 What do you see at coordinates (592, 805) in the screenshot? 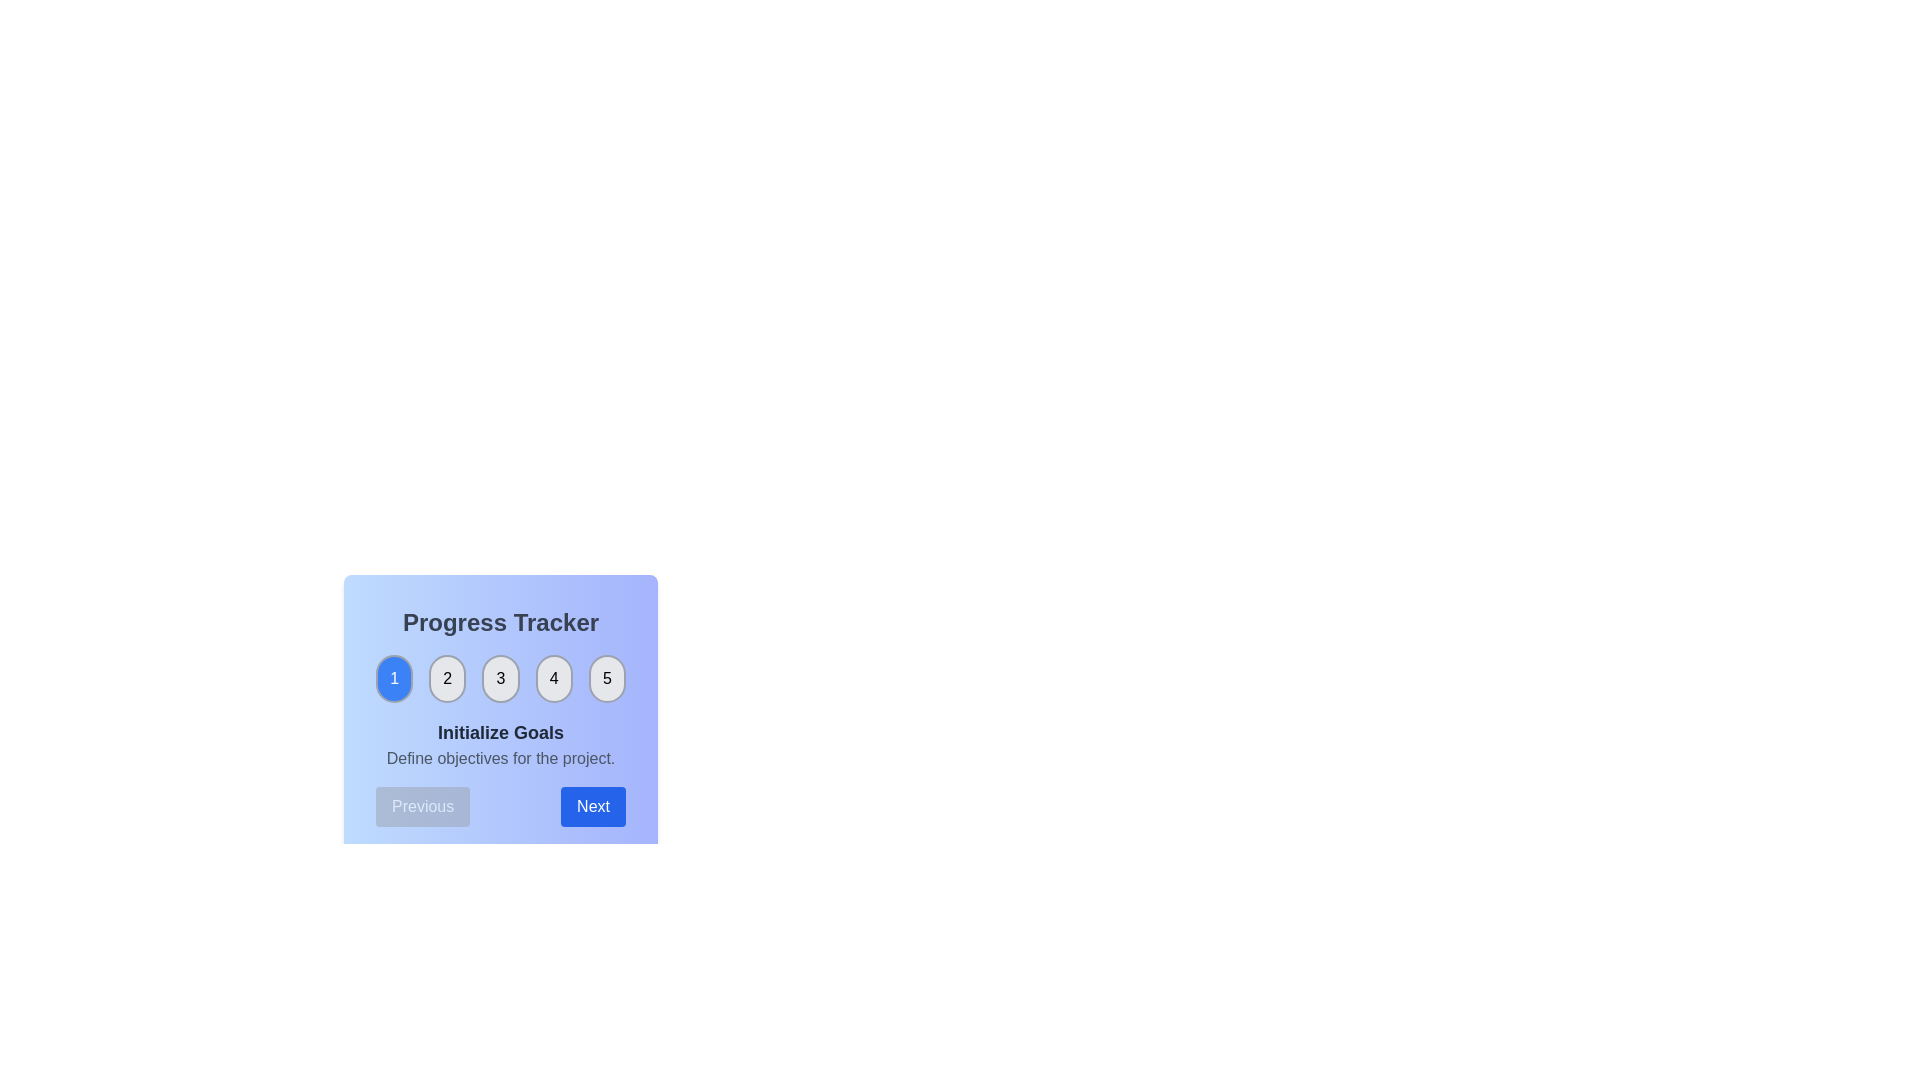
I see `the 'Next' button to proceed to the next step` at bounding box center [592, 805].